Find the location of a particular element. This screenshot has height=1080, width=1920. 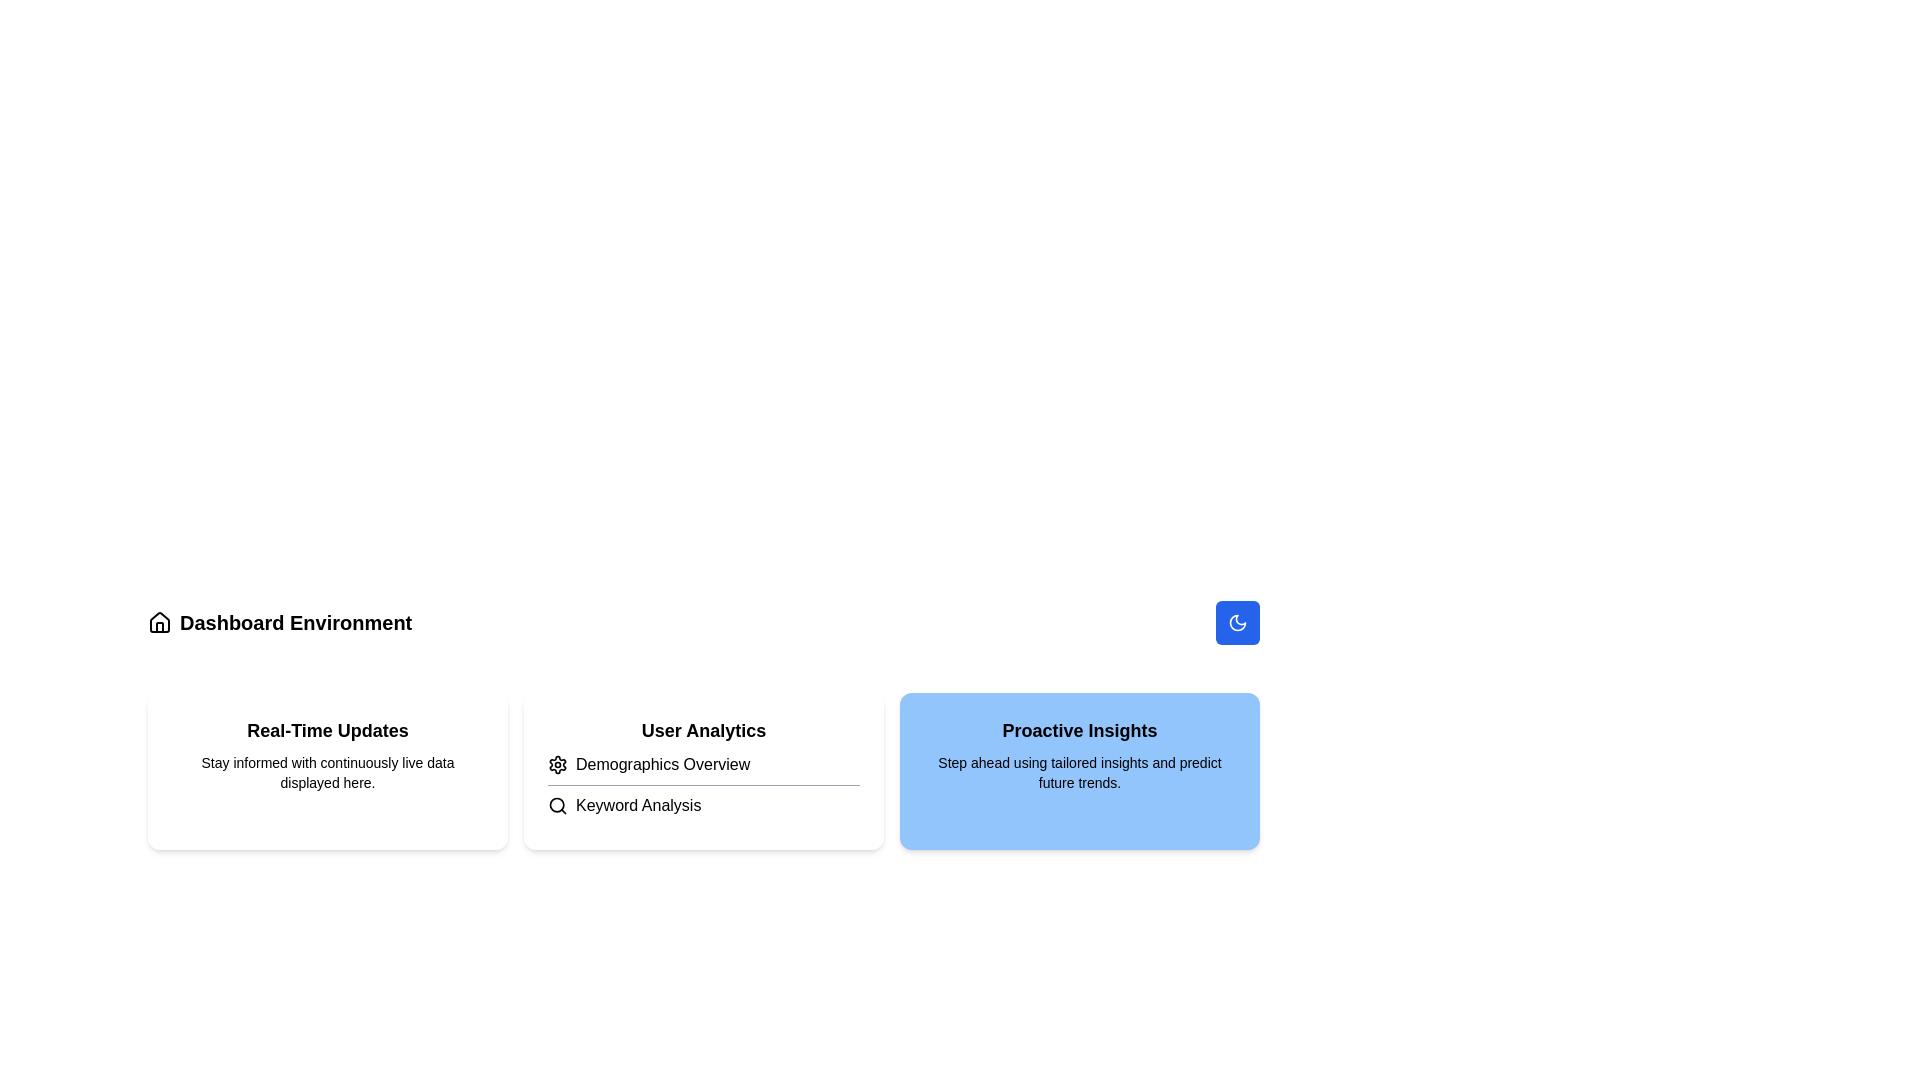

the circle component of the magnifying glass icon, which represents the search function in the upper-right area of the interface layout is located at coordinates (557, 804).